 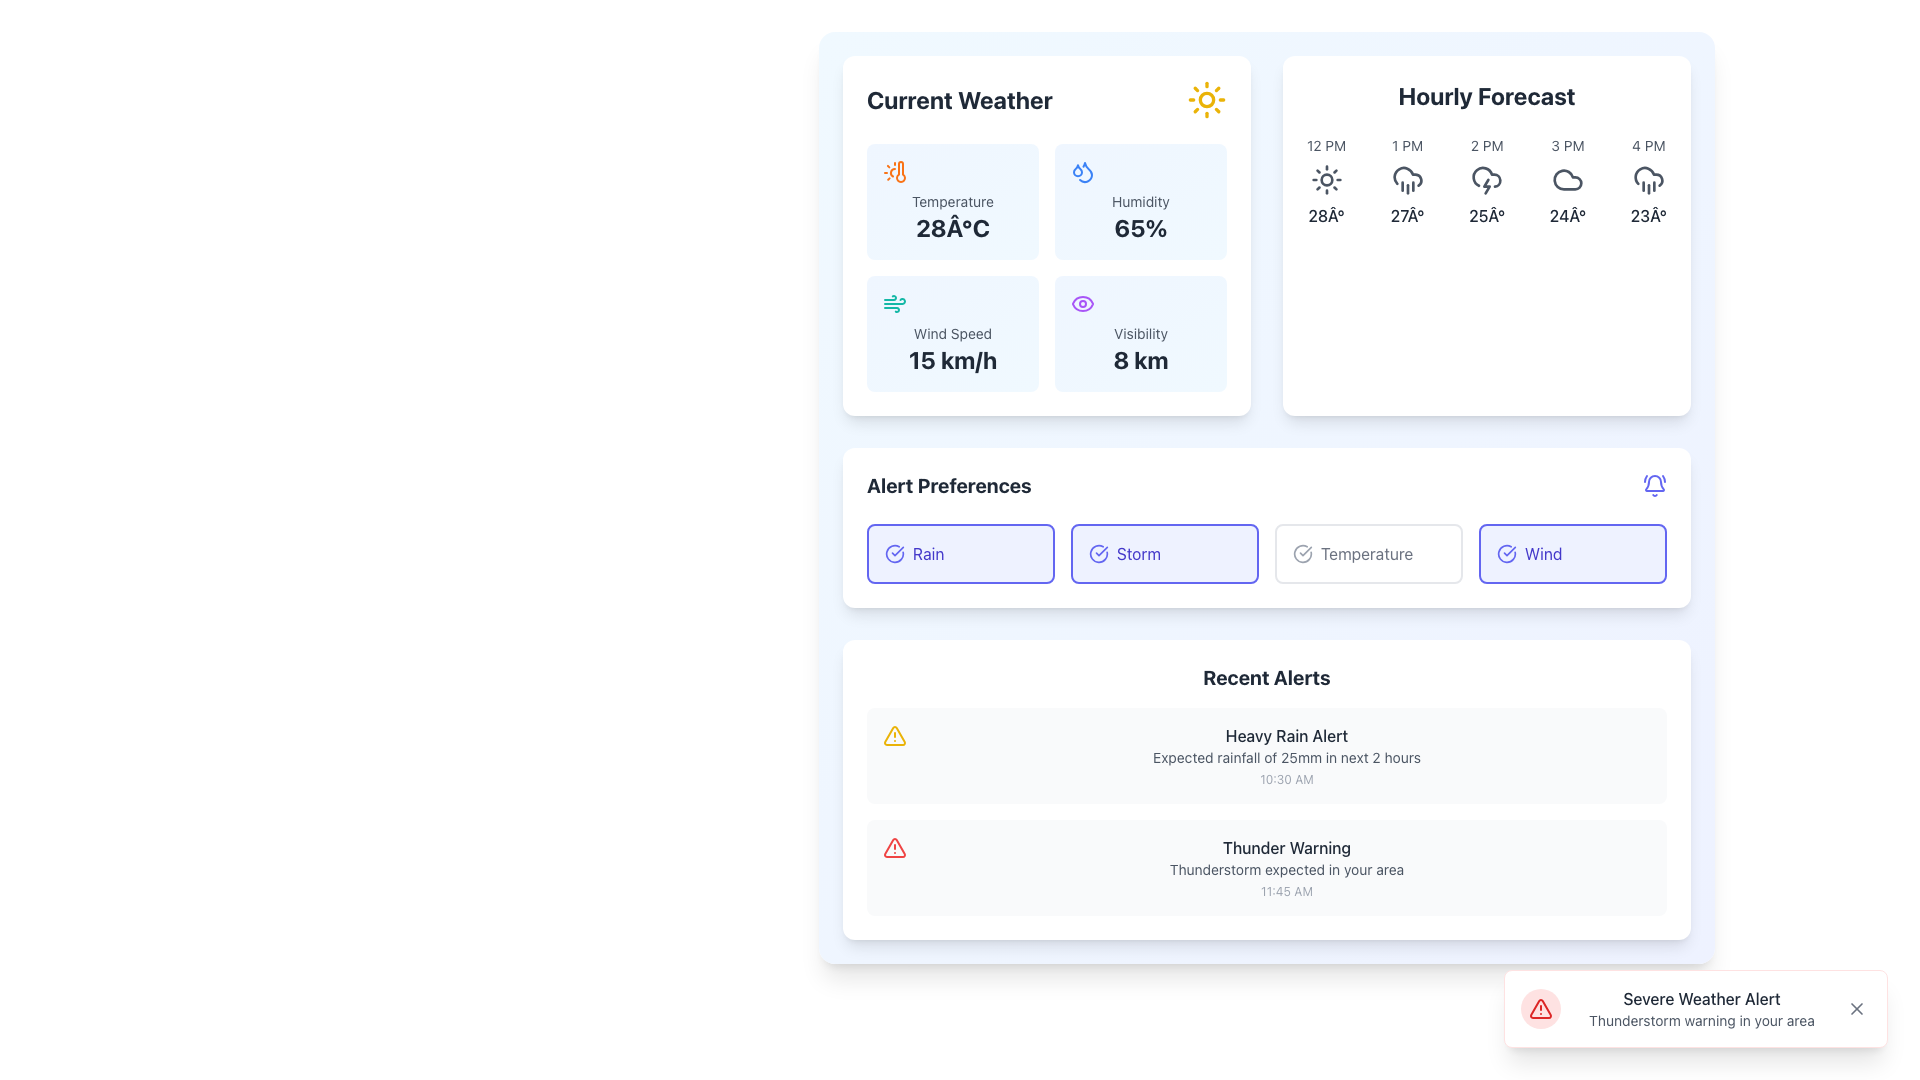 I want to click on the cloud icon located in the 'Hourly Forecast' panel under the 2 PM label, which is styled as an SVG icon, so click(x=1487, y=176).